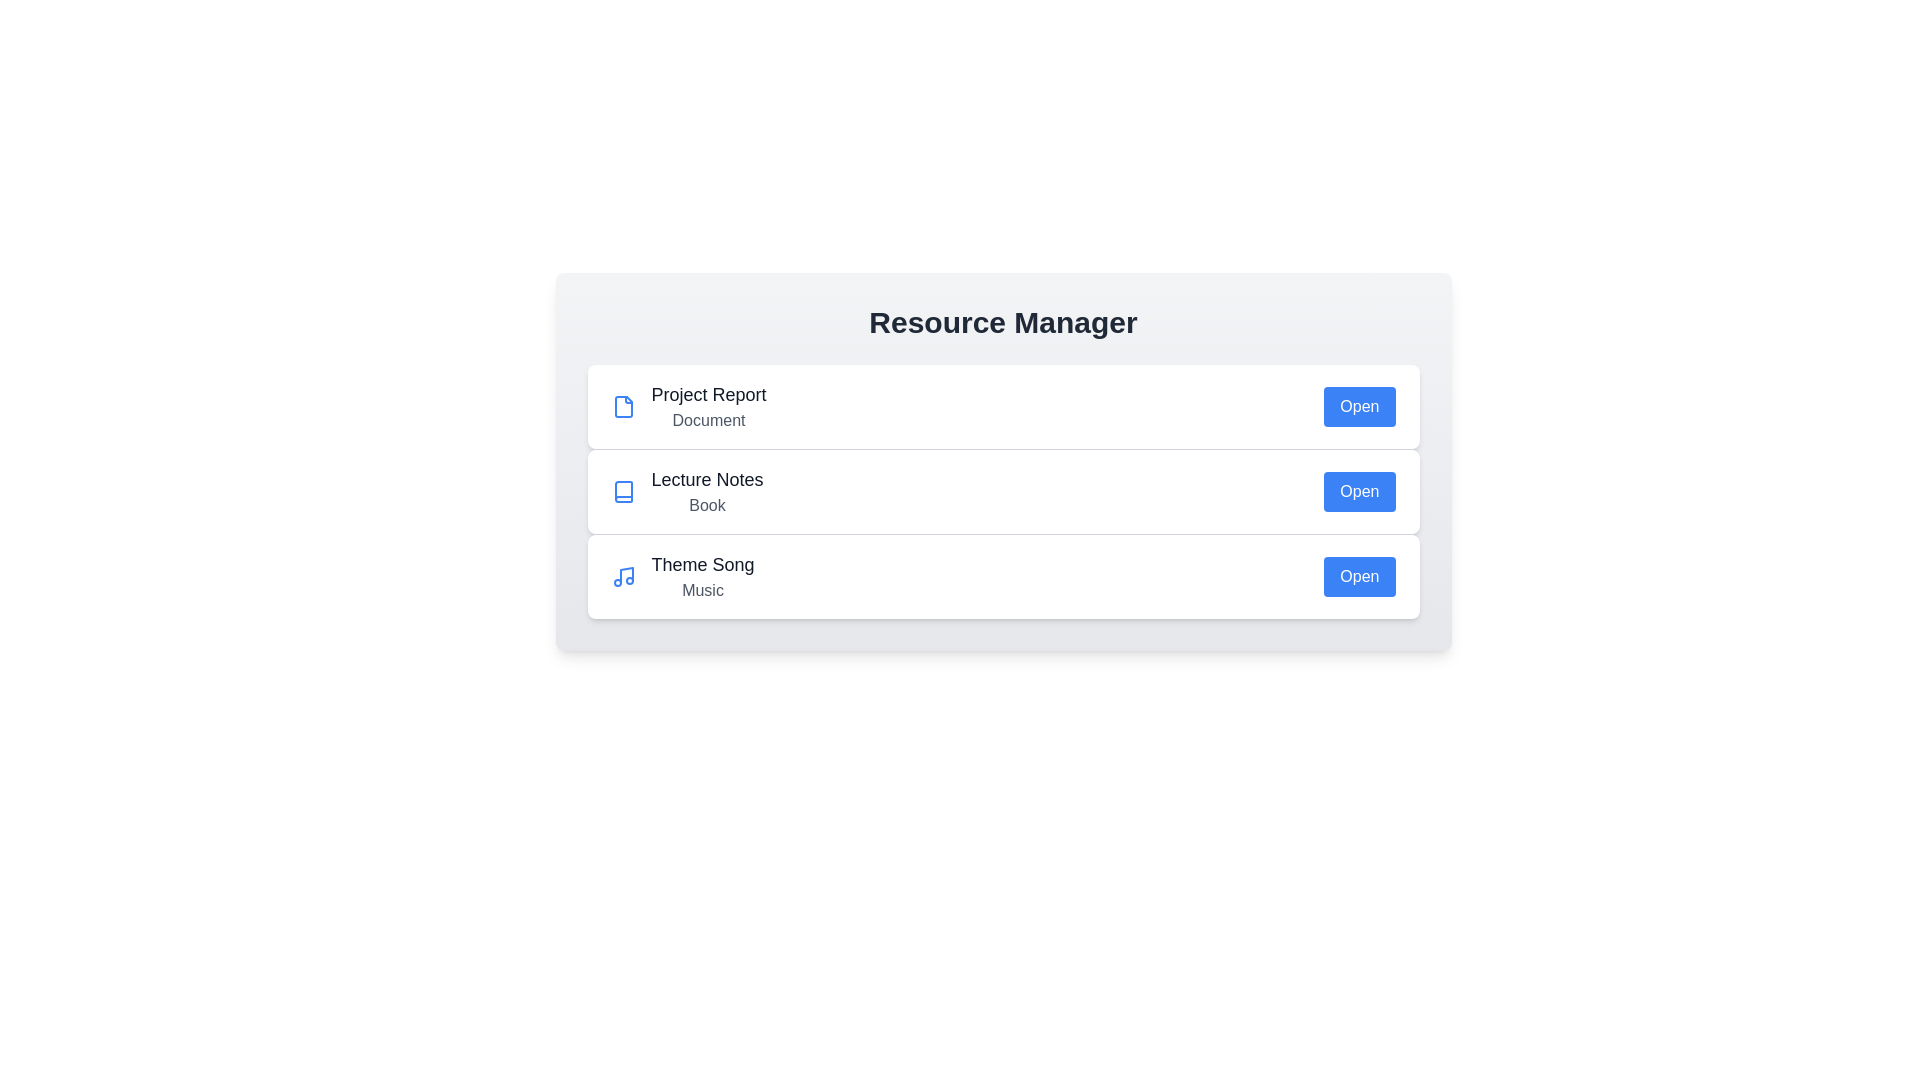  I want to click on the icon representing the resource type Document to highlight it, so click(622, 406).